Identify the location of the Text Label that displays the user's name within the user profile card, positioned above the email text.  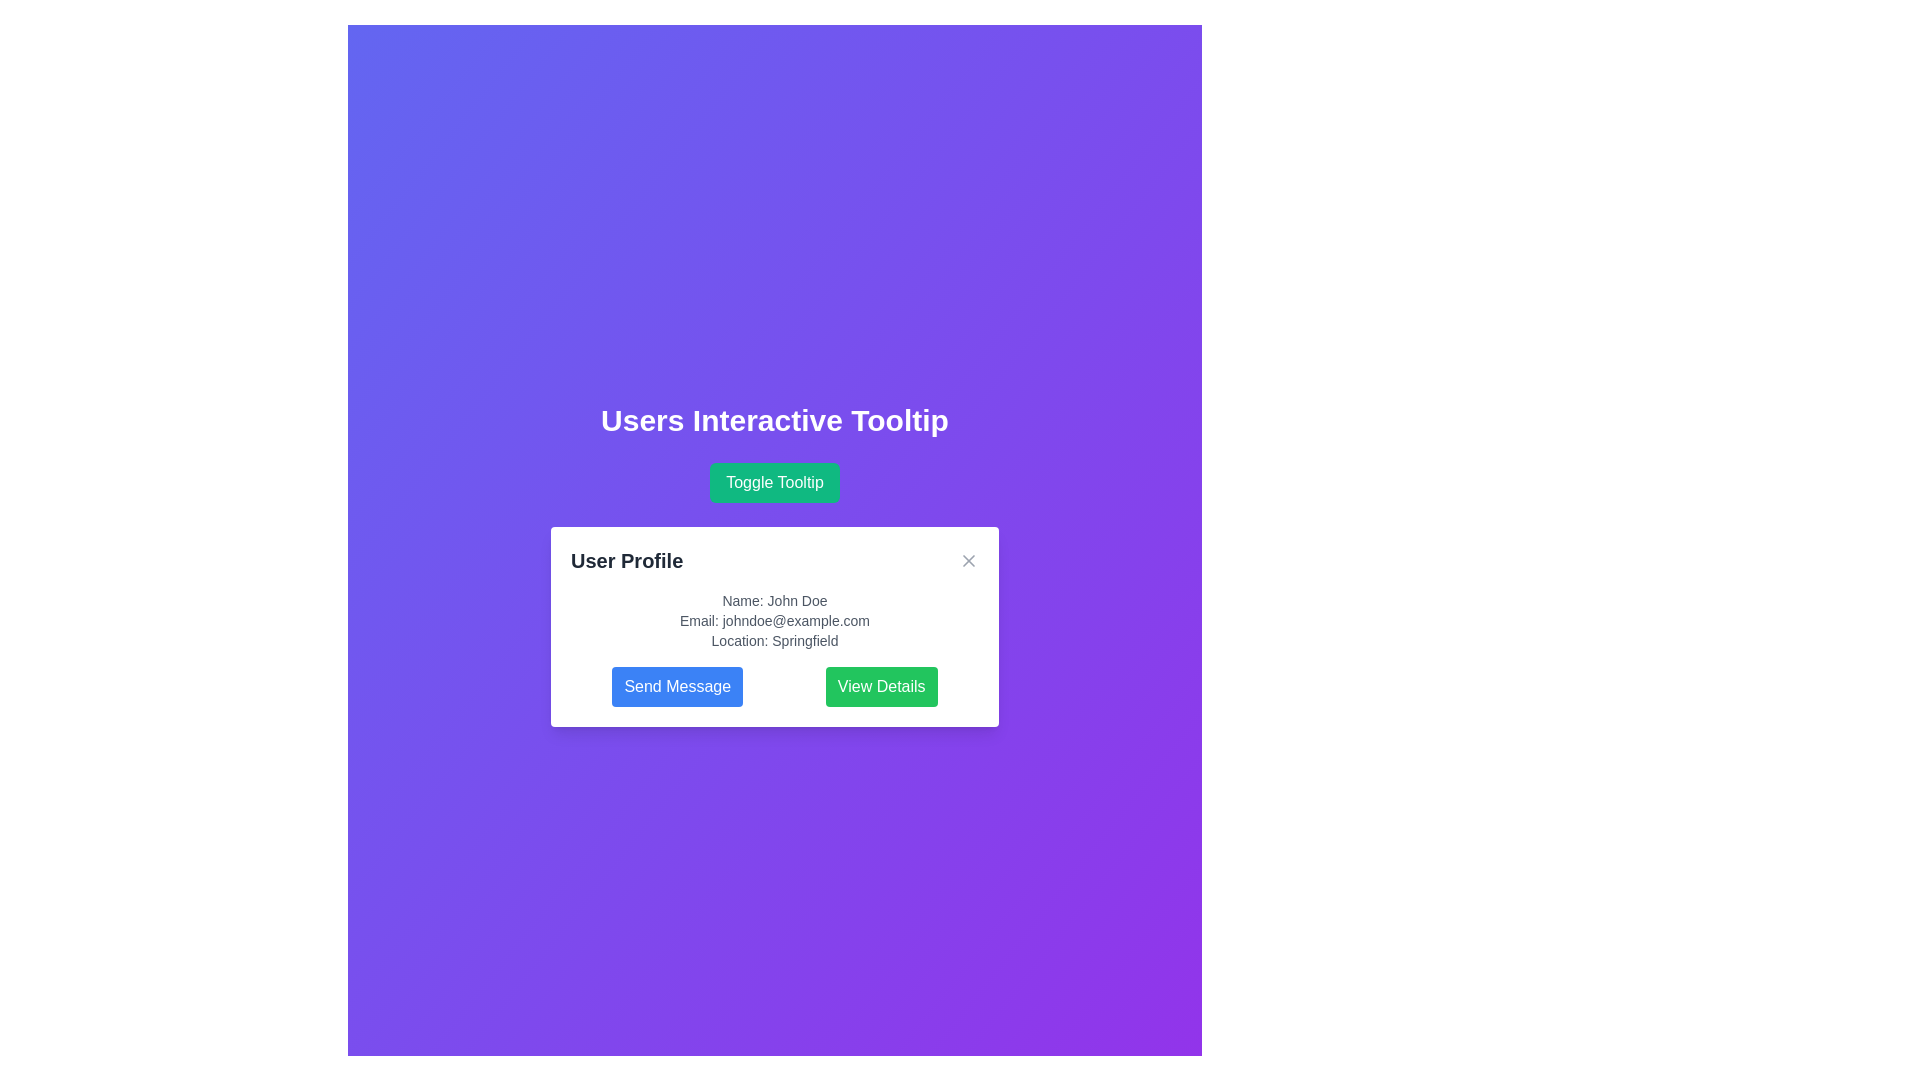
(773, 600).